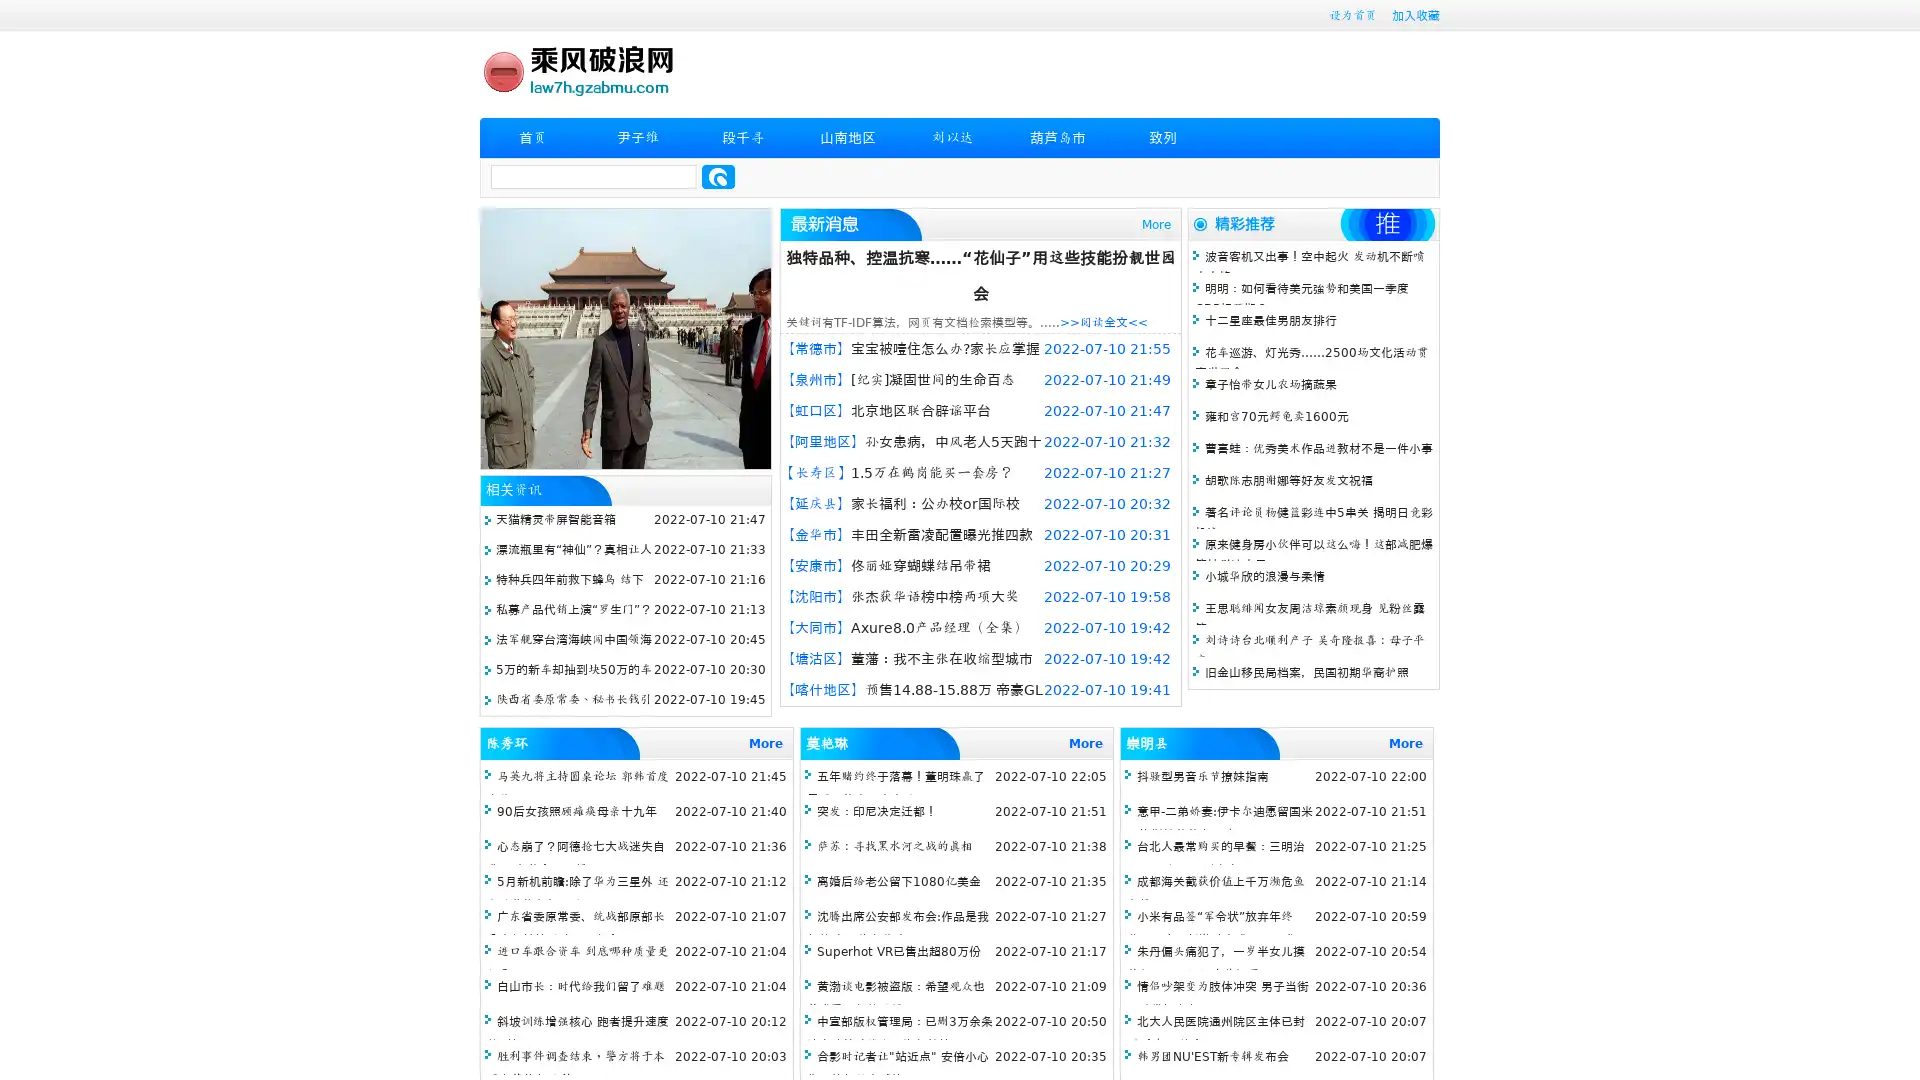 The image size is (1920, 1080). I want to click on Search, so click(718, 176).